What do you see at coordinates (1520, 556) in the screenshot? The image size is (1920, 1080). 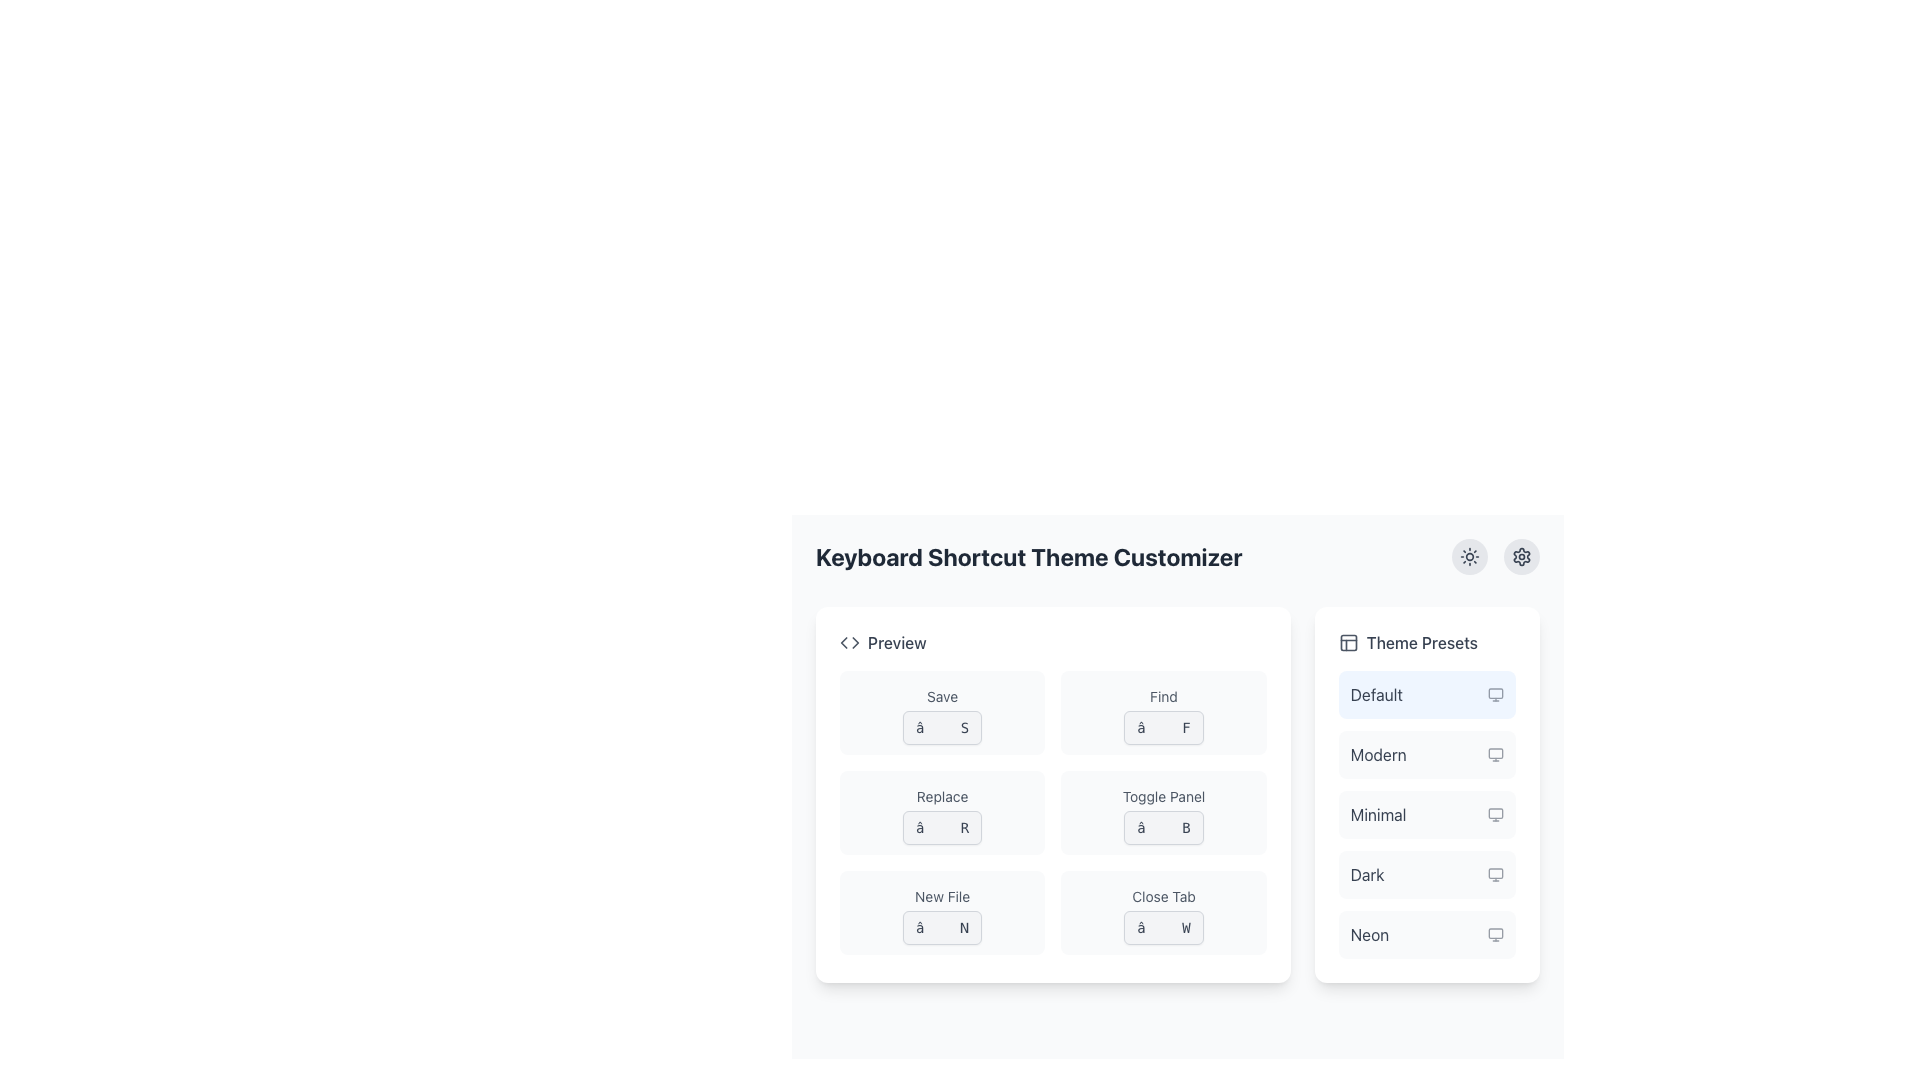 I see `the cogwheel icon` at bounding box center [1520, 556].